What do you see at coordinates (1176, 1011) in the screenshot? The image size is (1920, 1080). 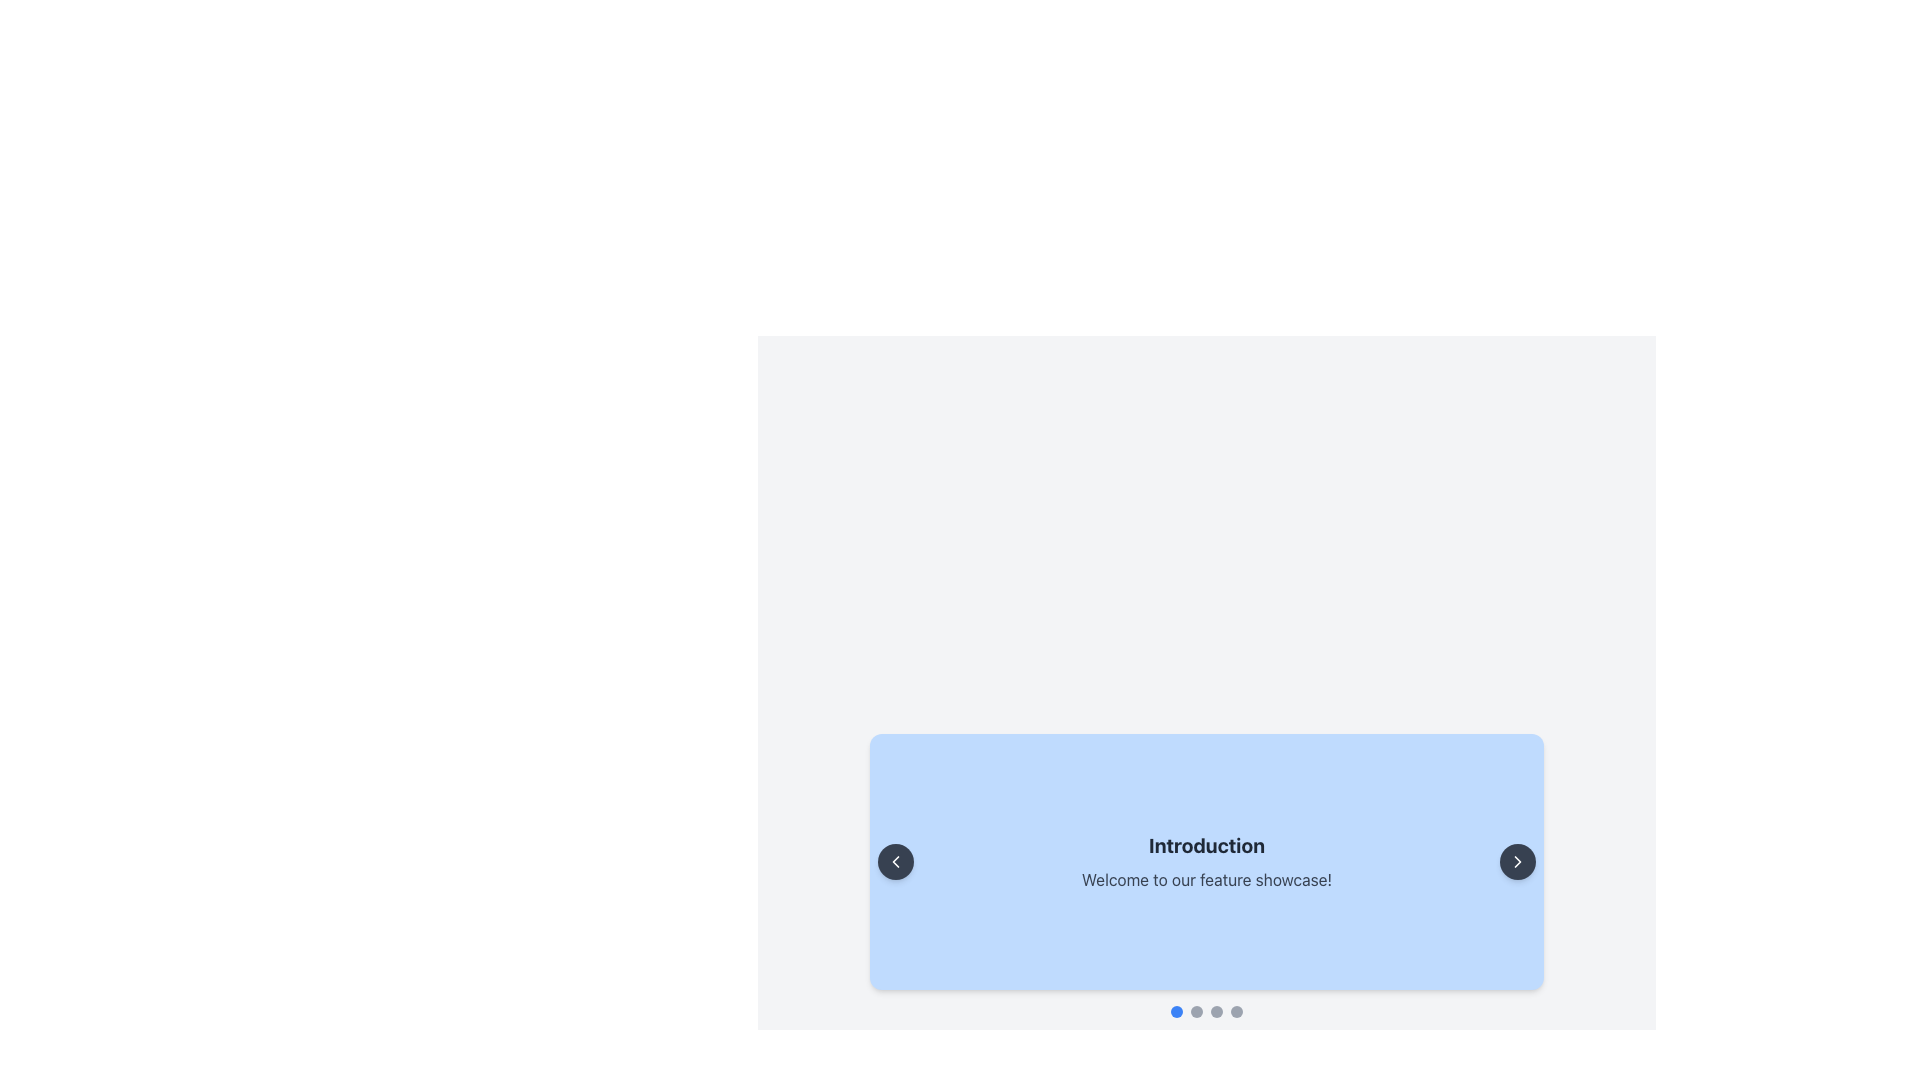 I see `the blue circular pagination indicator, which is the first of four horizontally aligned indicators` at bounding box center [1176, 1011].